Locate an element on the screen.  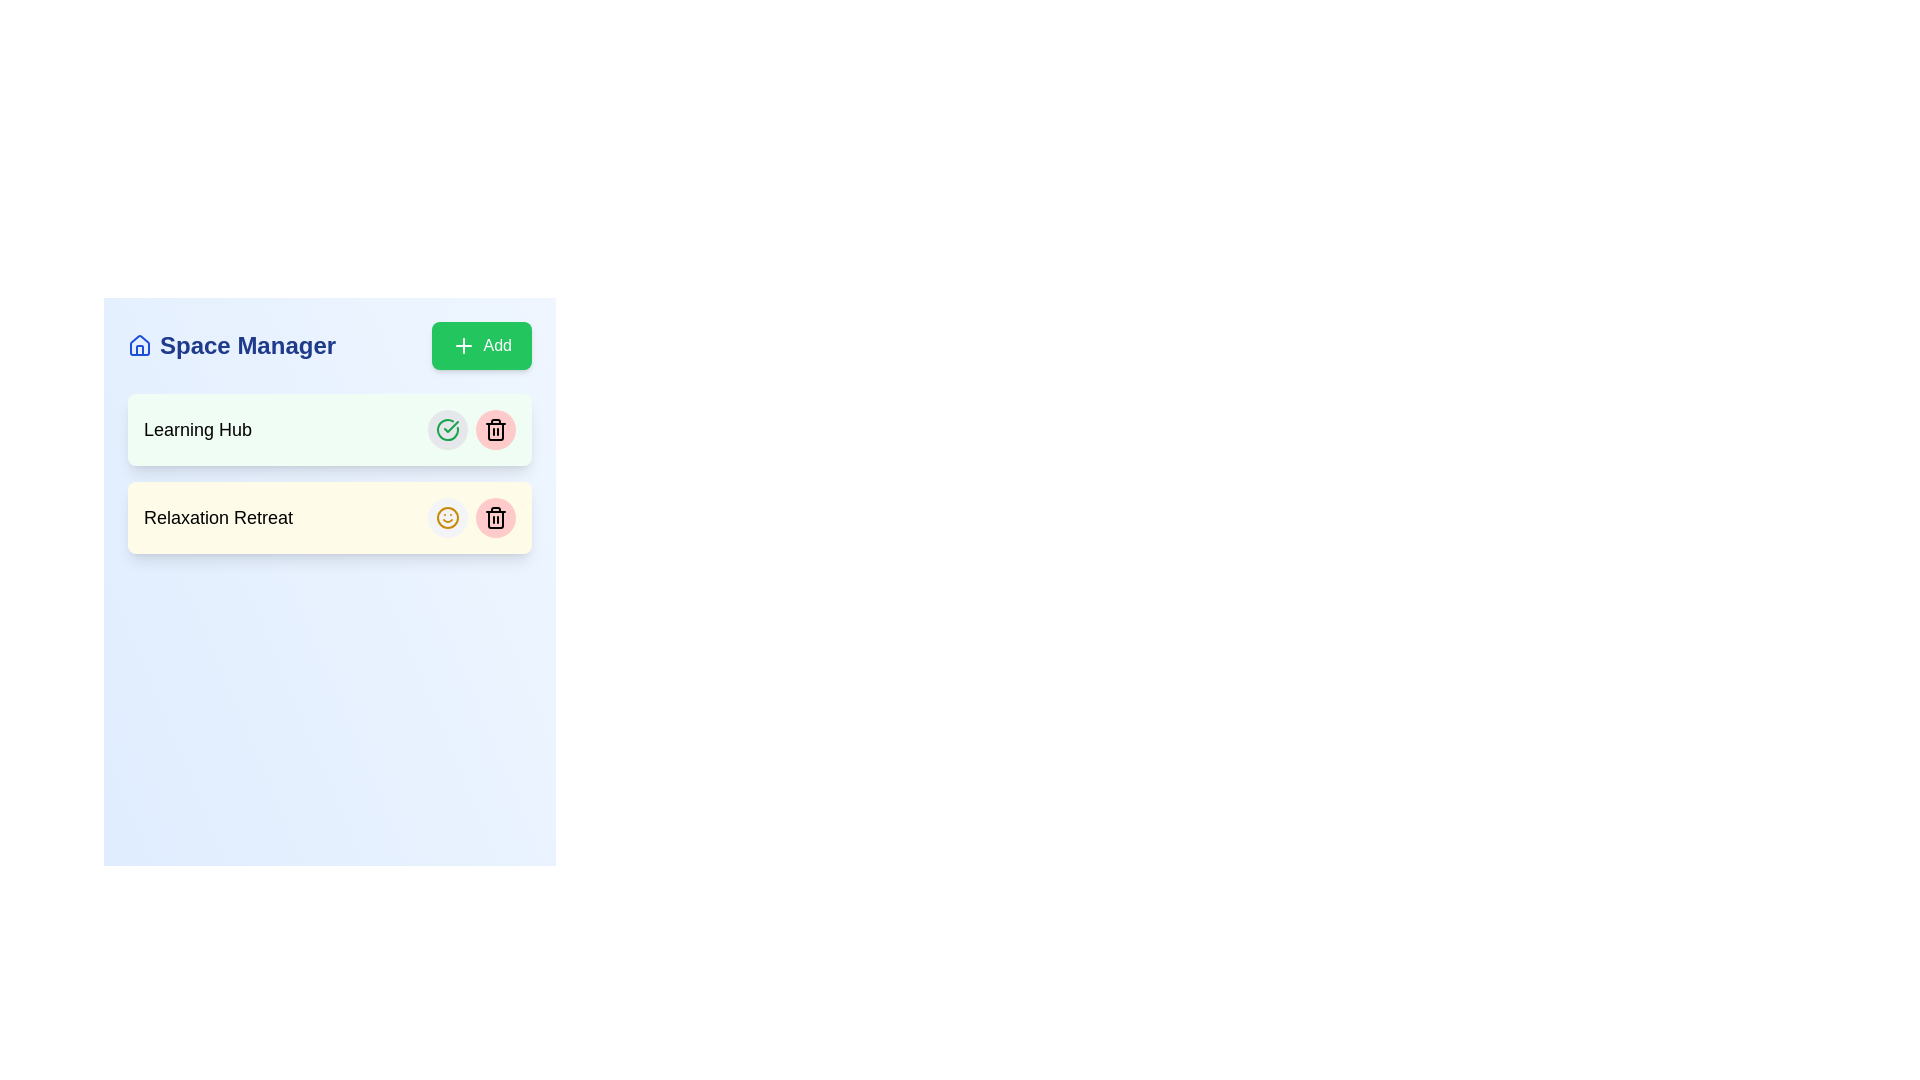
the green rectangular button labeled 'Add' is located at coordinates (481, 345).